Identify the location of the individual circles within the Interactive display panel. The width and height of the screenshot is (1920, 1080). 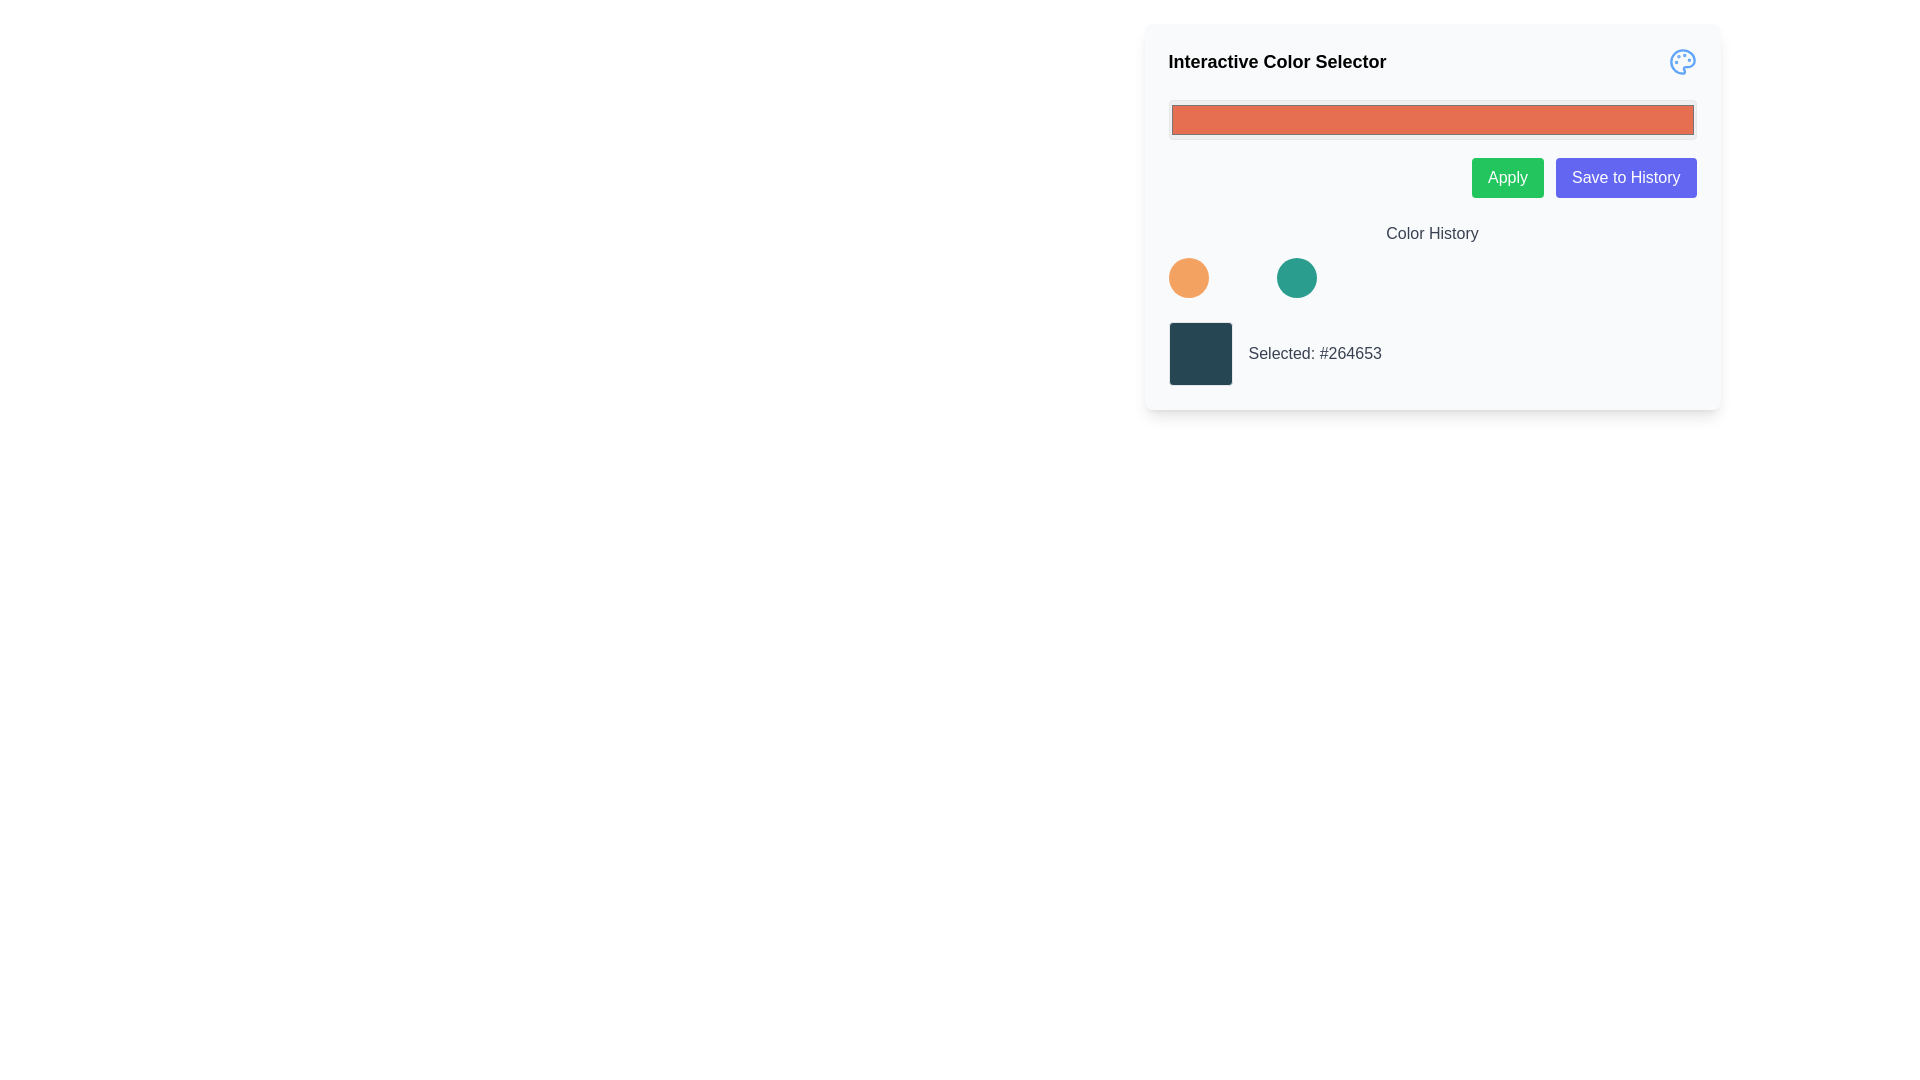
(1431, 258).